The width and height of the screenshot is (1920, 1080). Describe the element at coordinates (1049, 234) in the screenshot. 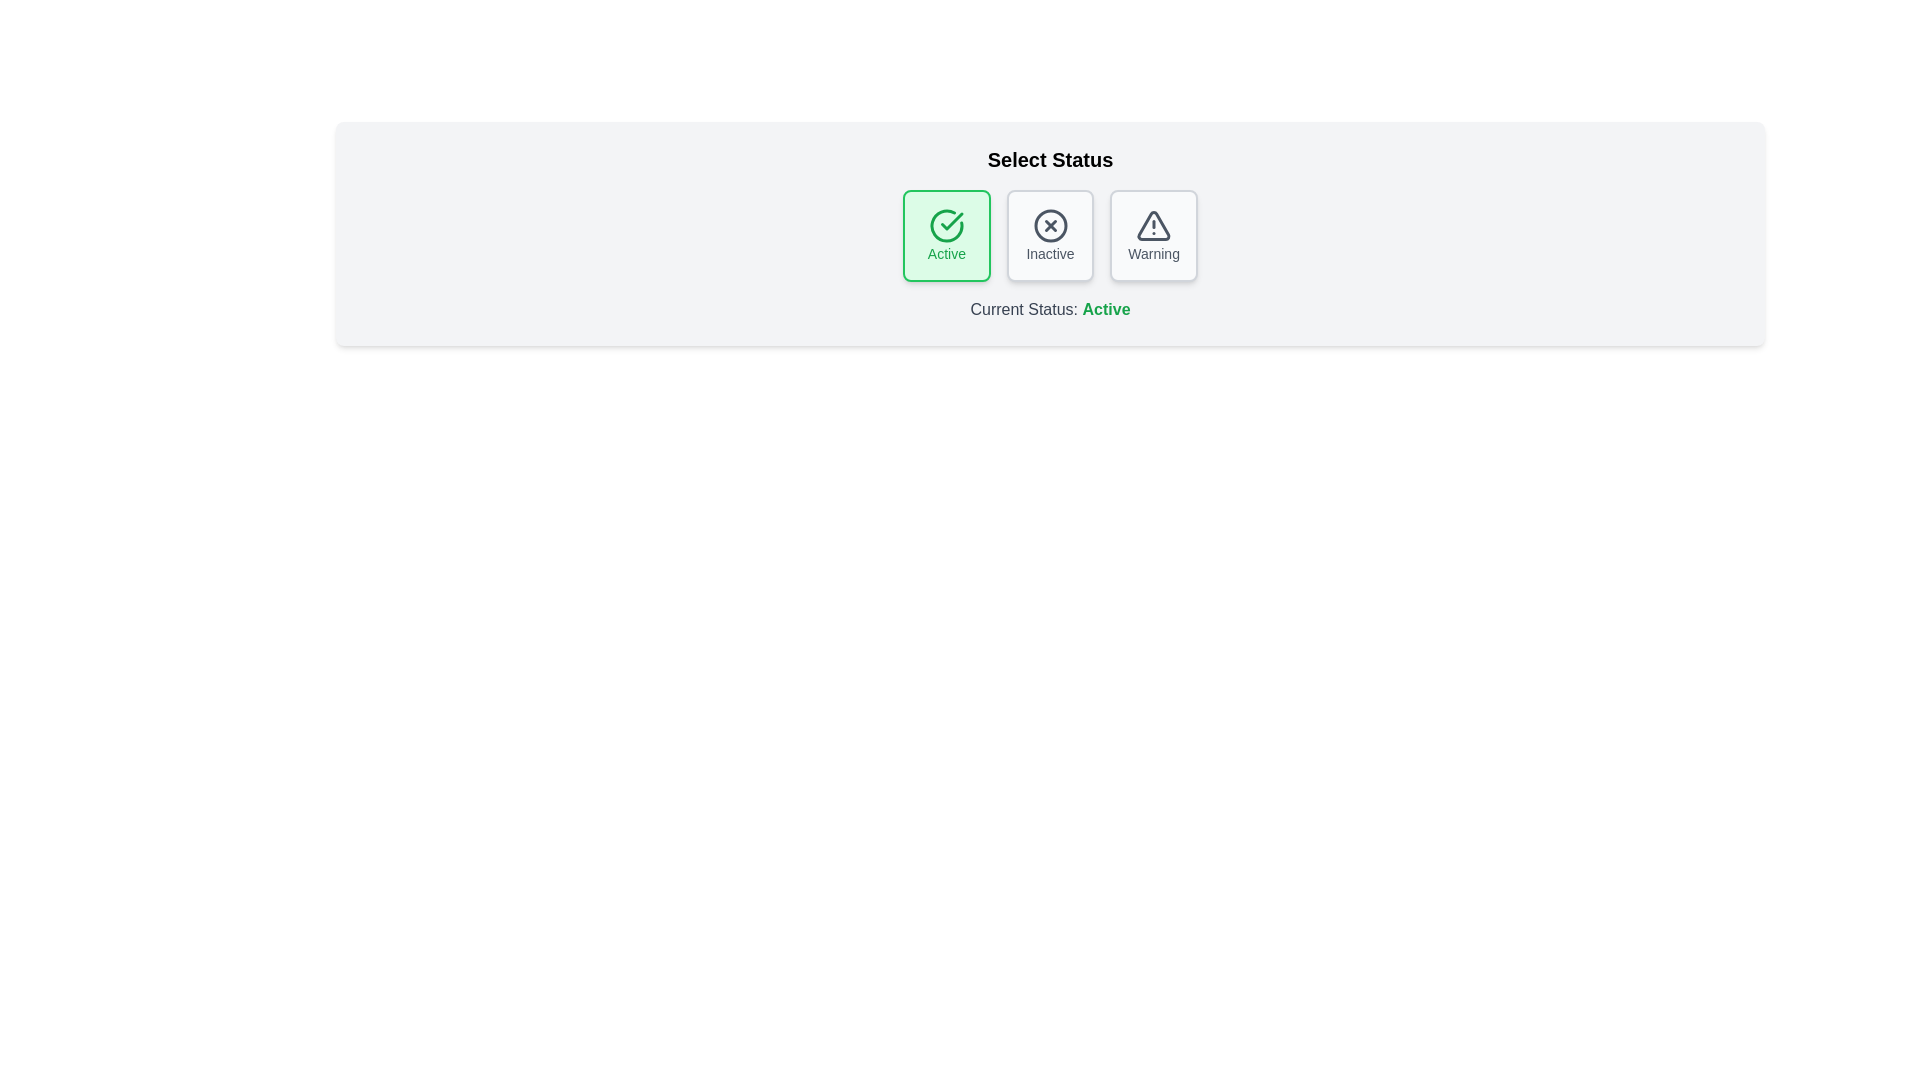

I see `the button corresponding to the status Inactive` at that location.